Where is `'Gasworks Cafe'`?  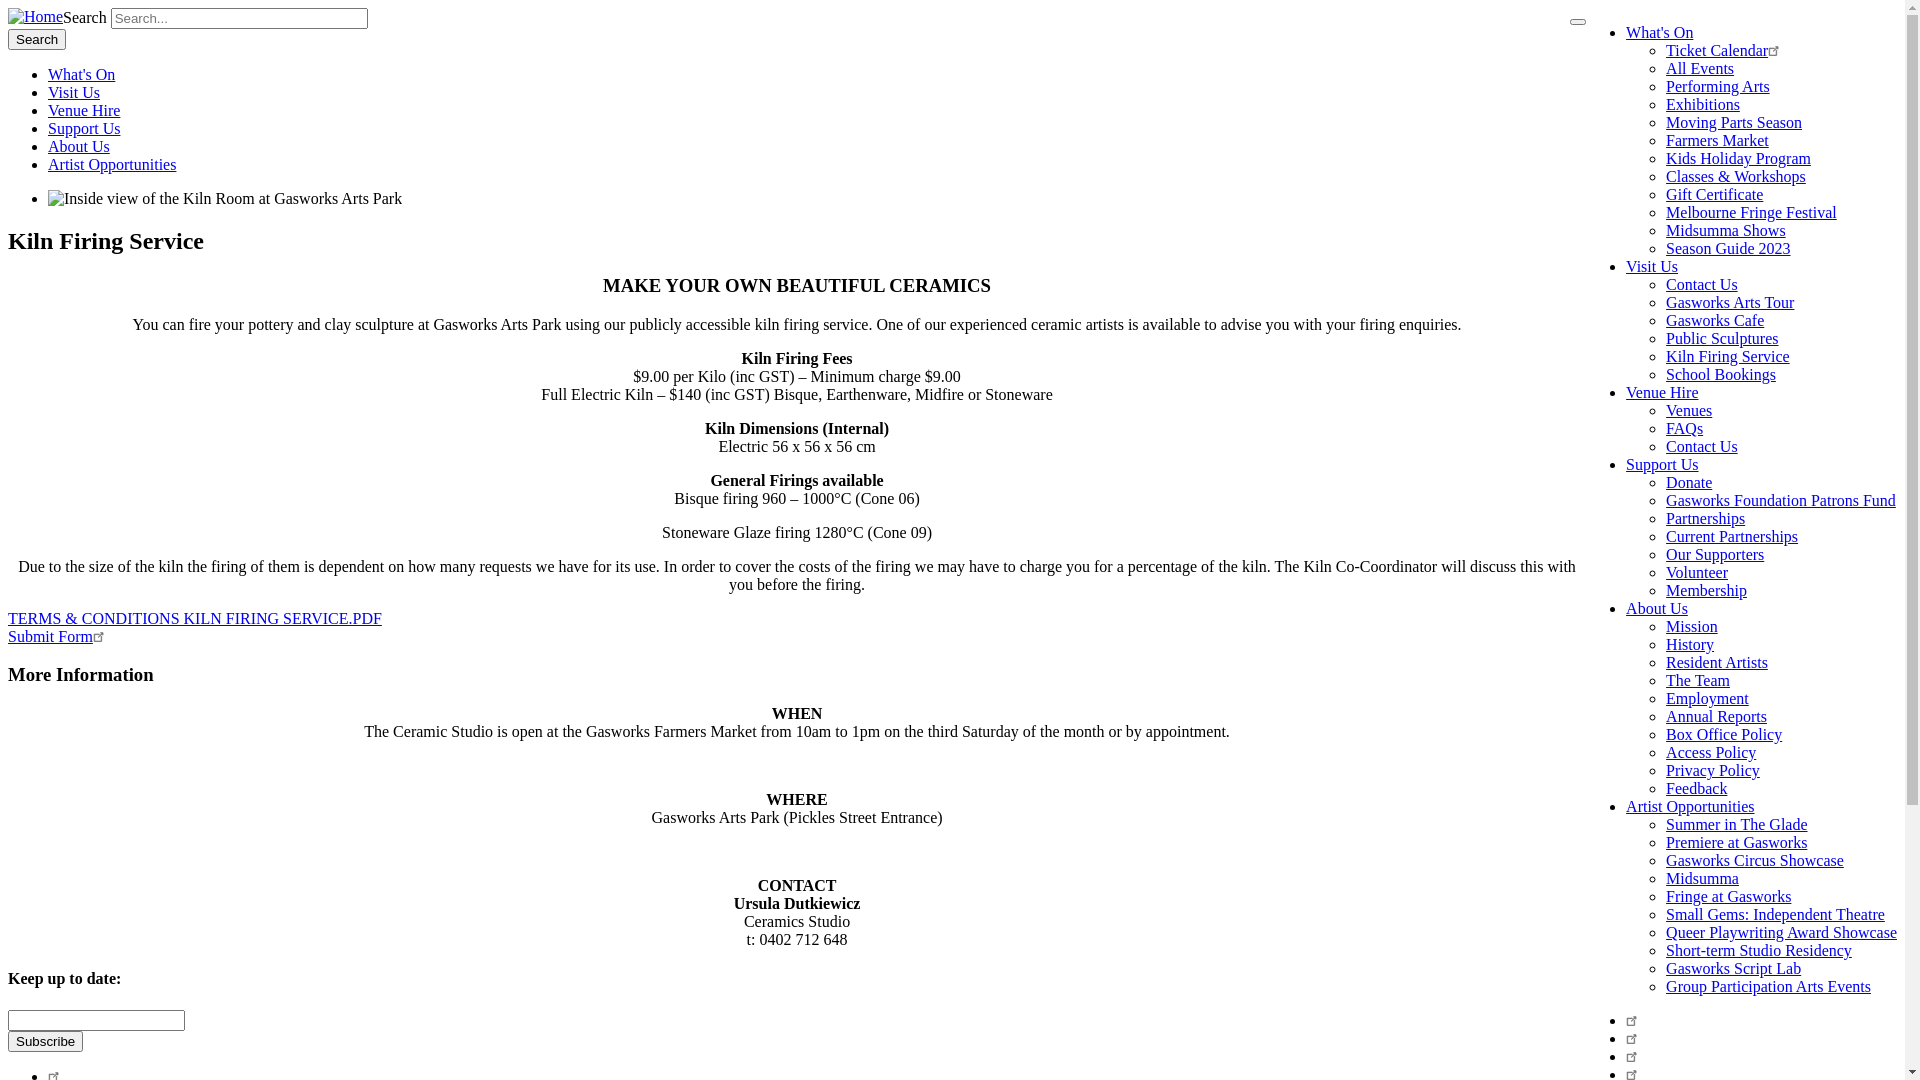 'Gasworks Cafe' is located at coordinates (1713, 319).